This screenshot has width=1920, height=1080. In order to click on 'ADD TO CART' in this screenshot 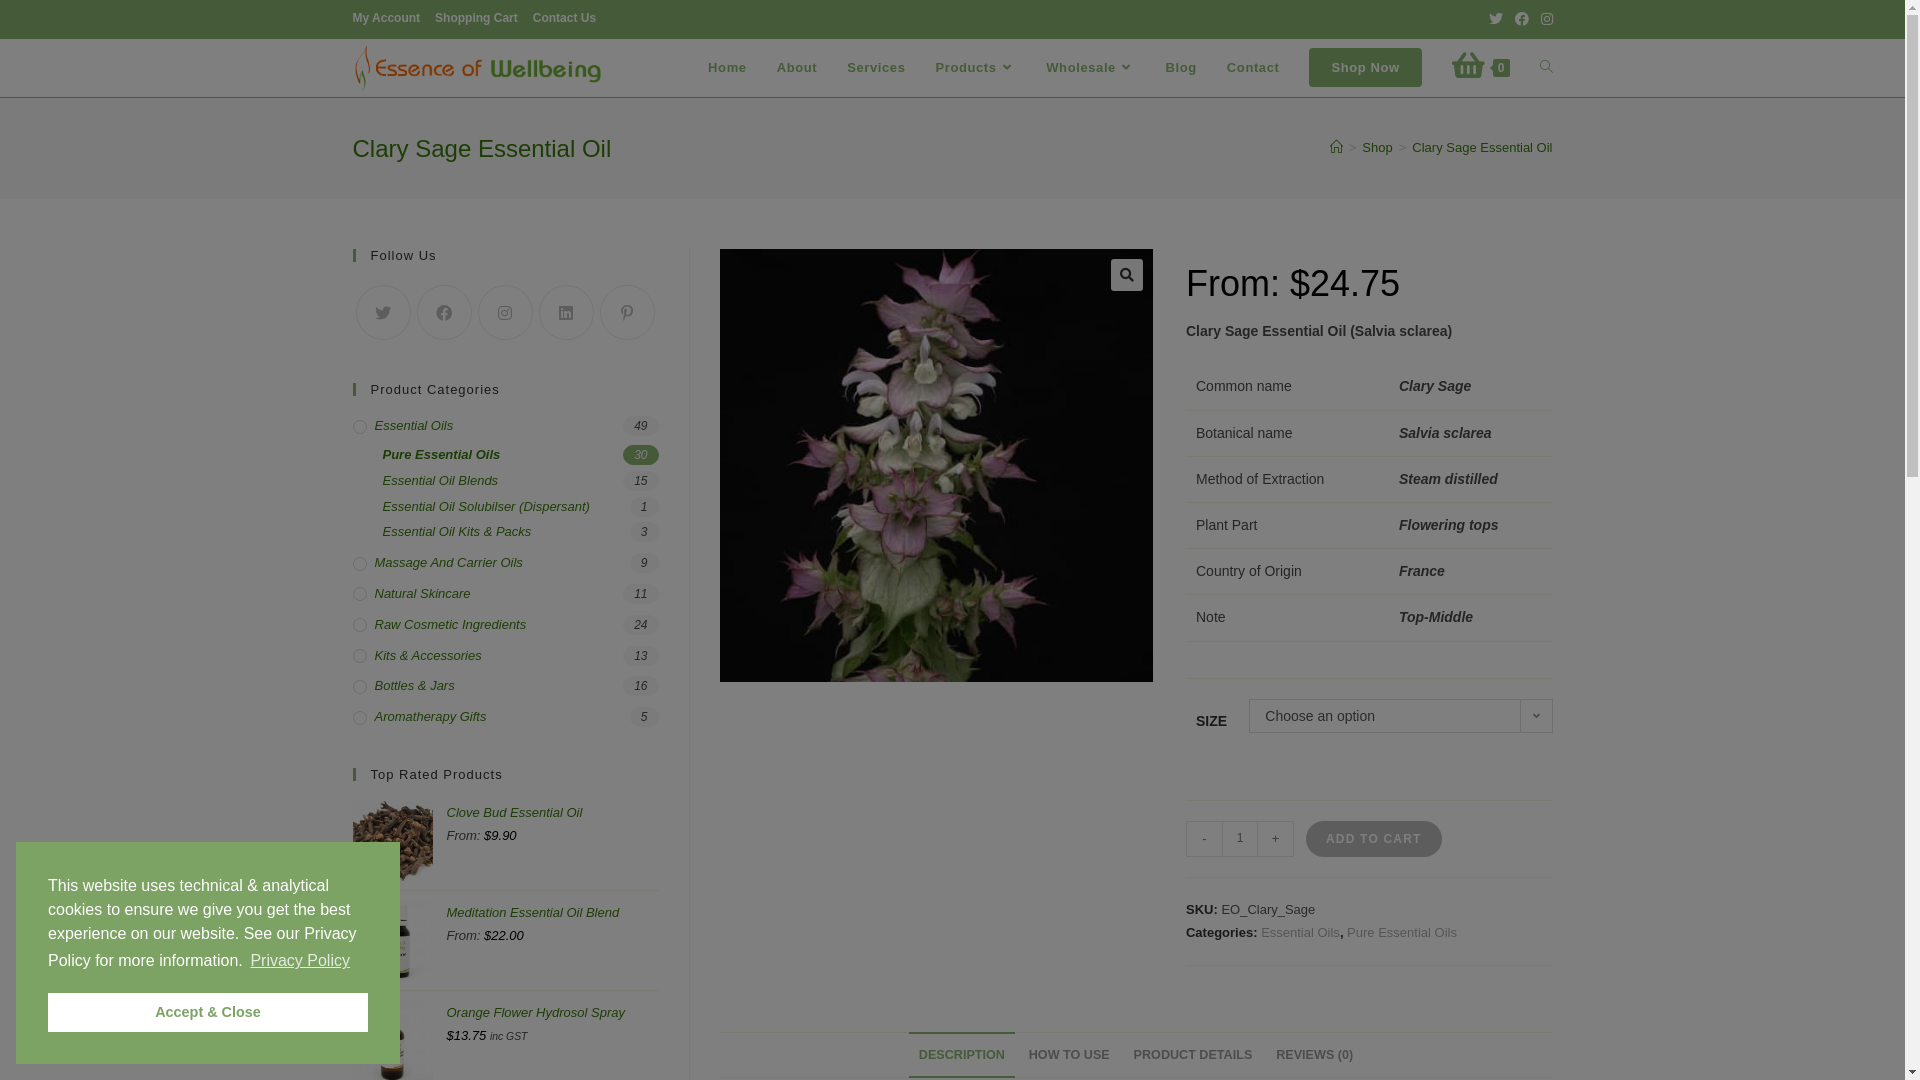, I will do `click(1372, 839)`.